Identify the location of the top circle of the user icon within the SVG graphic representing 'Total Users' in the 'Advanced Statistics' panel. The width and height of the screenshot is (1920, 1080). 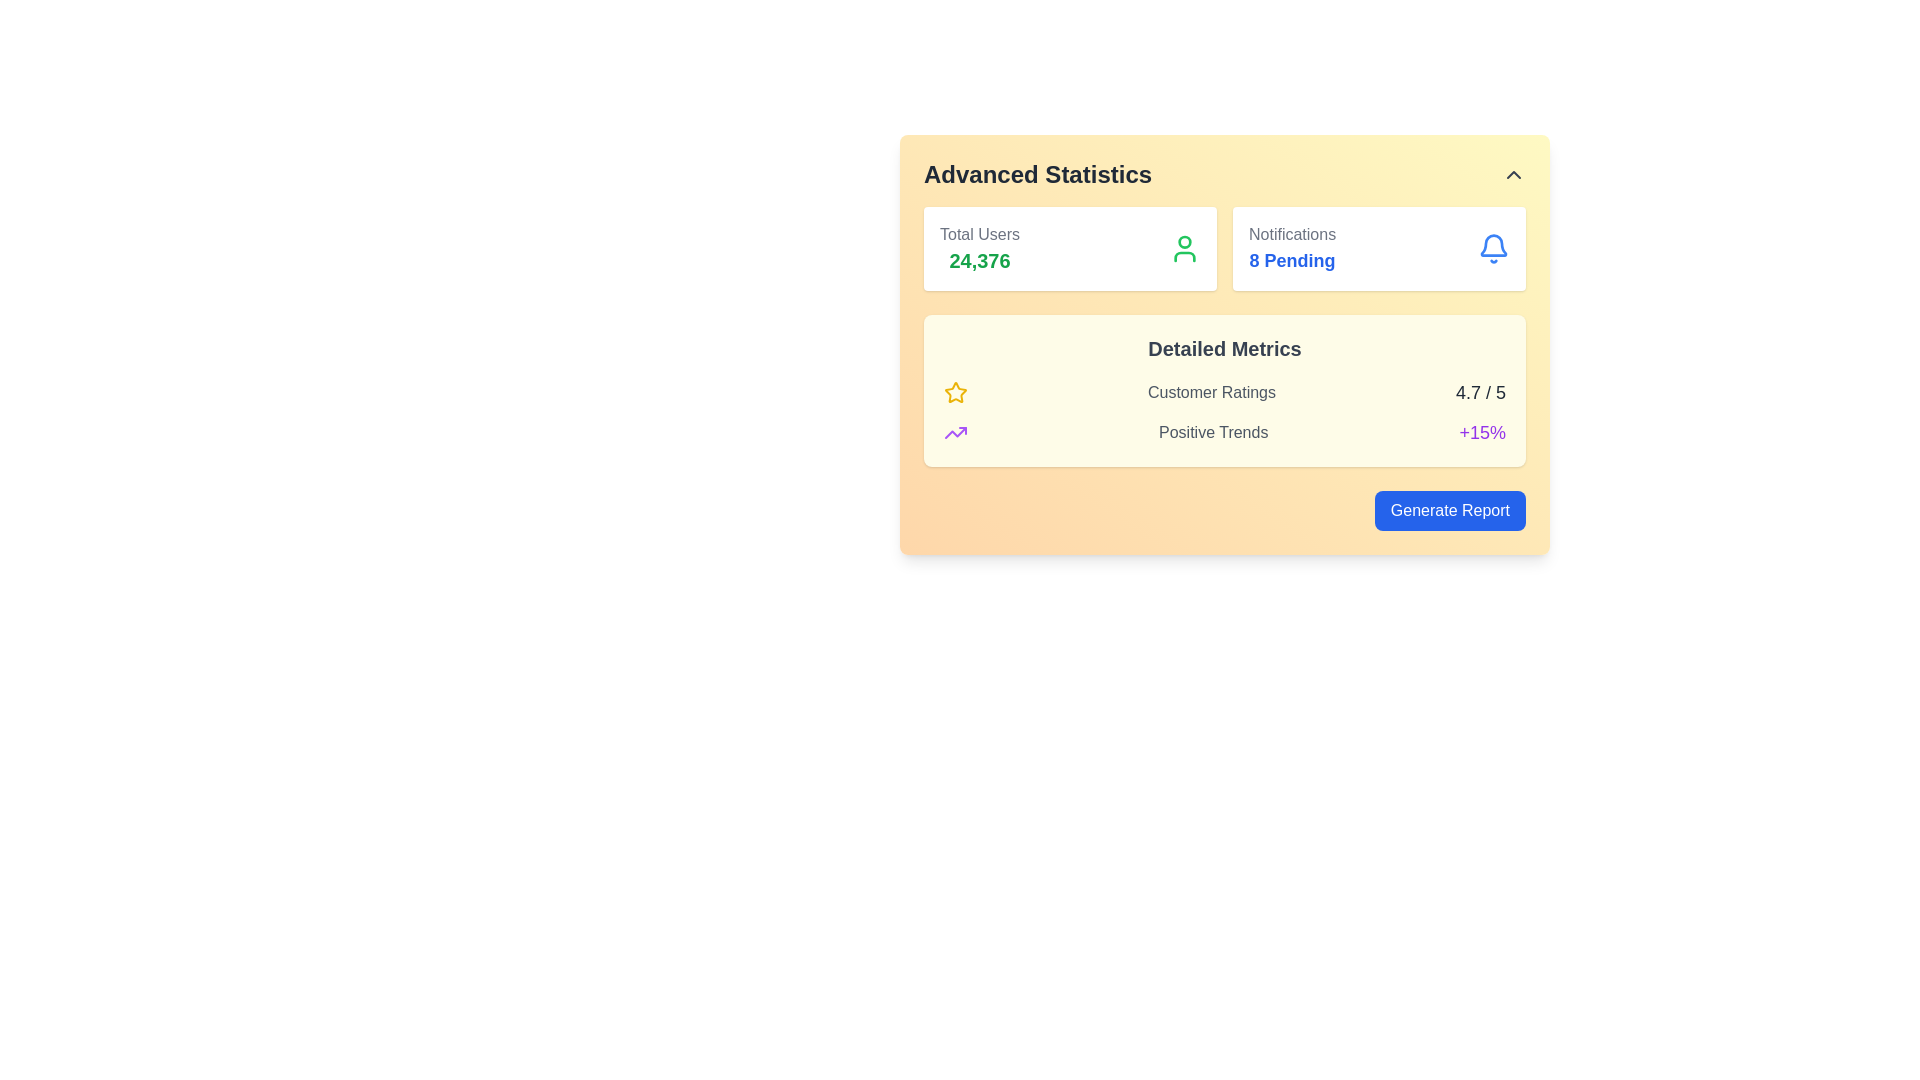
(1185, 241).